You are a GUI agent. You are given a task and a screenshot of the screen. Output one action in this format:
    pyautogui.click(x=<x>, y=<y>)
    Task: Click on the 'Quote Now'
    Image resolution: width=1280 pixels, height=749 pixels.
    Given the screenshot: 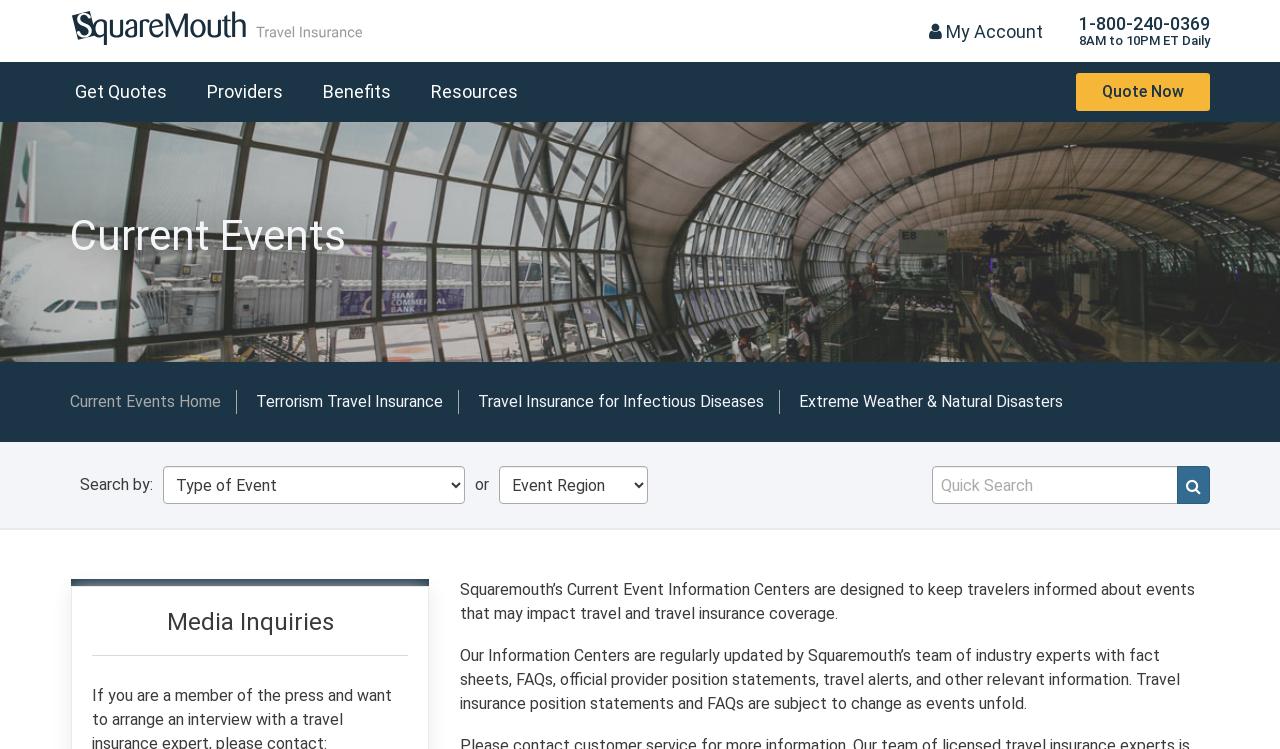 What is the action you would take?
    pyautogui.click(x=1143, y=90)
    